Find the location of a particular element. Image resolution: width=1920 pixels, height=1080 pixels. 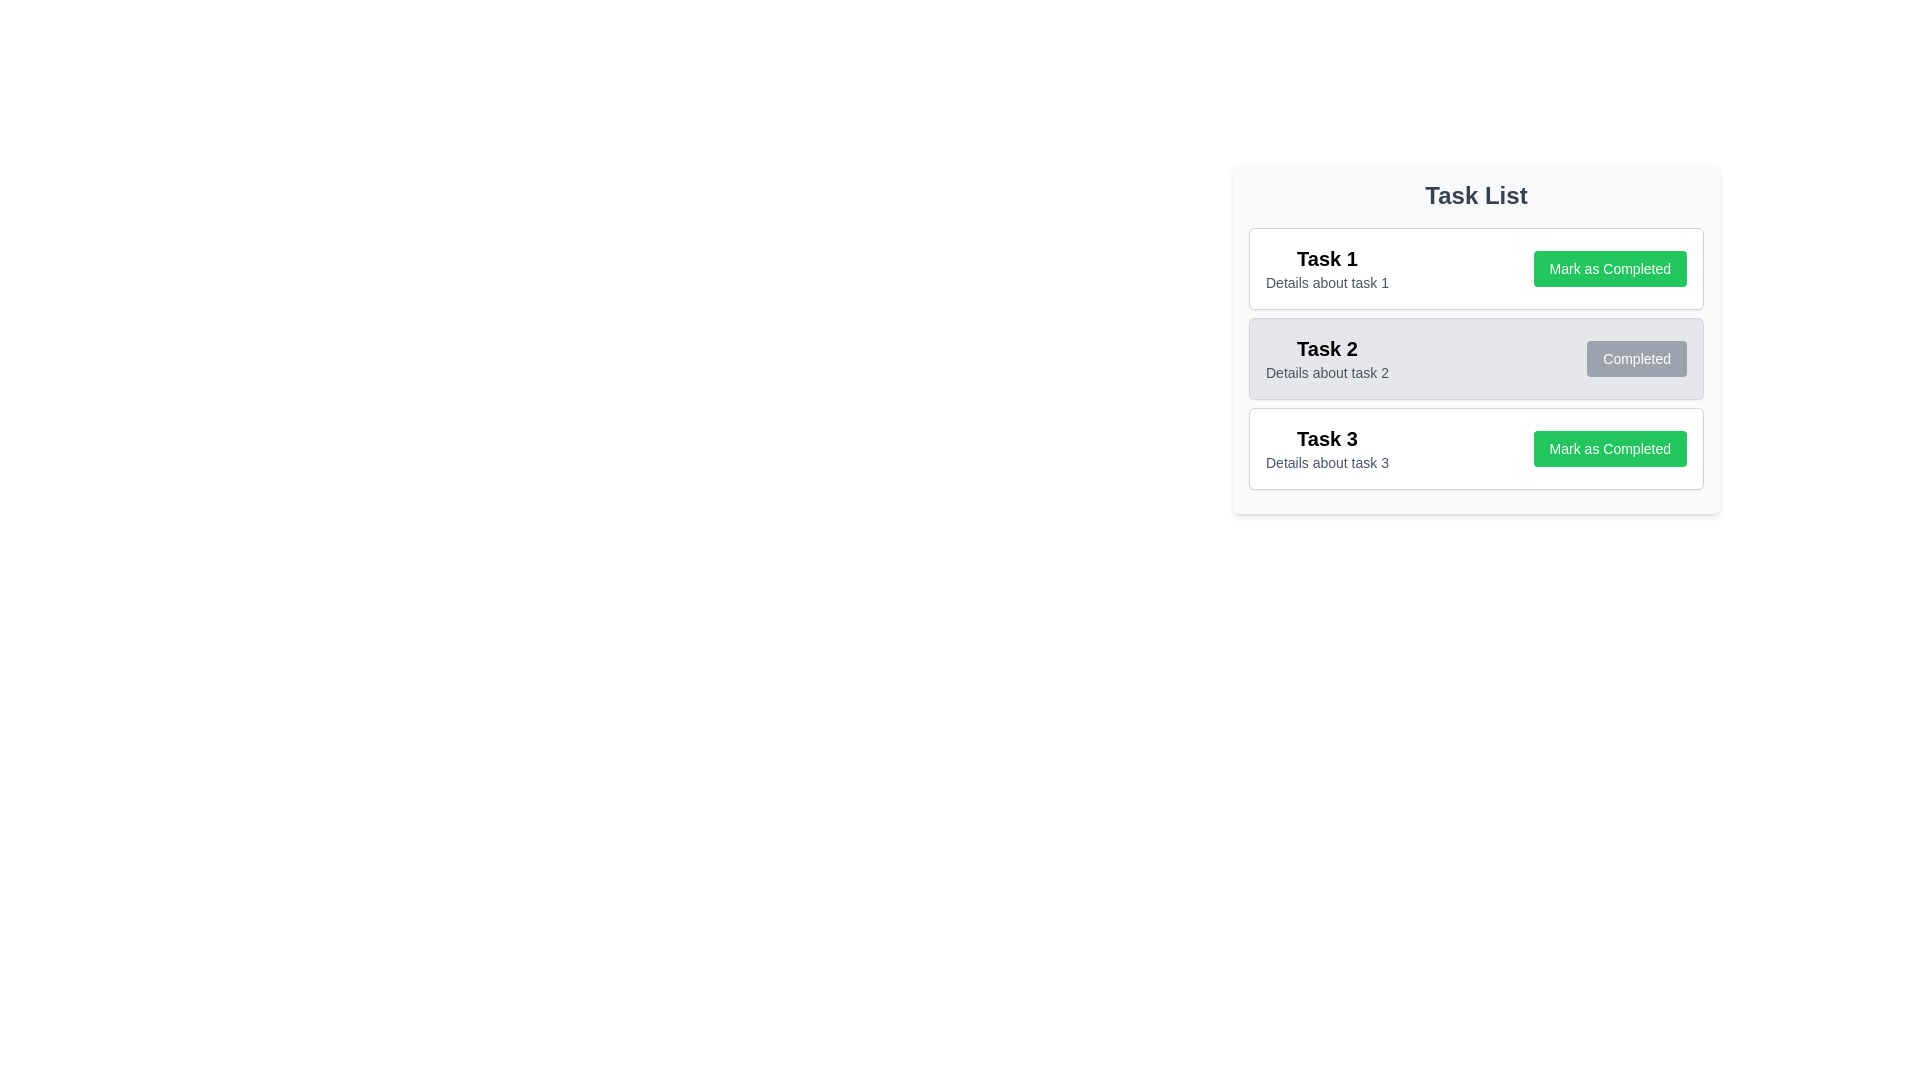

the 'Mark as Completed' button, which is a rounded rectangular button with a green background and white bold text, located within the 'Task 1' task box is located at coordinates (1610, 268).